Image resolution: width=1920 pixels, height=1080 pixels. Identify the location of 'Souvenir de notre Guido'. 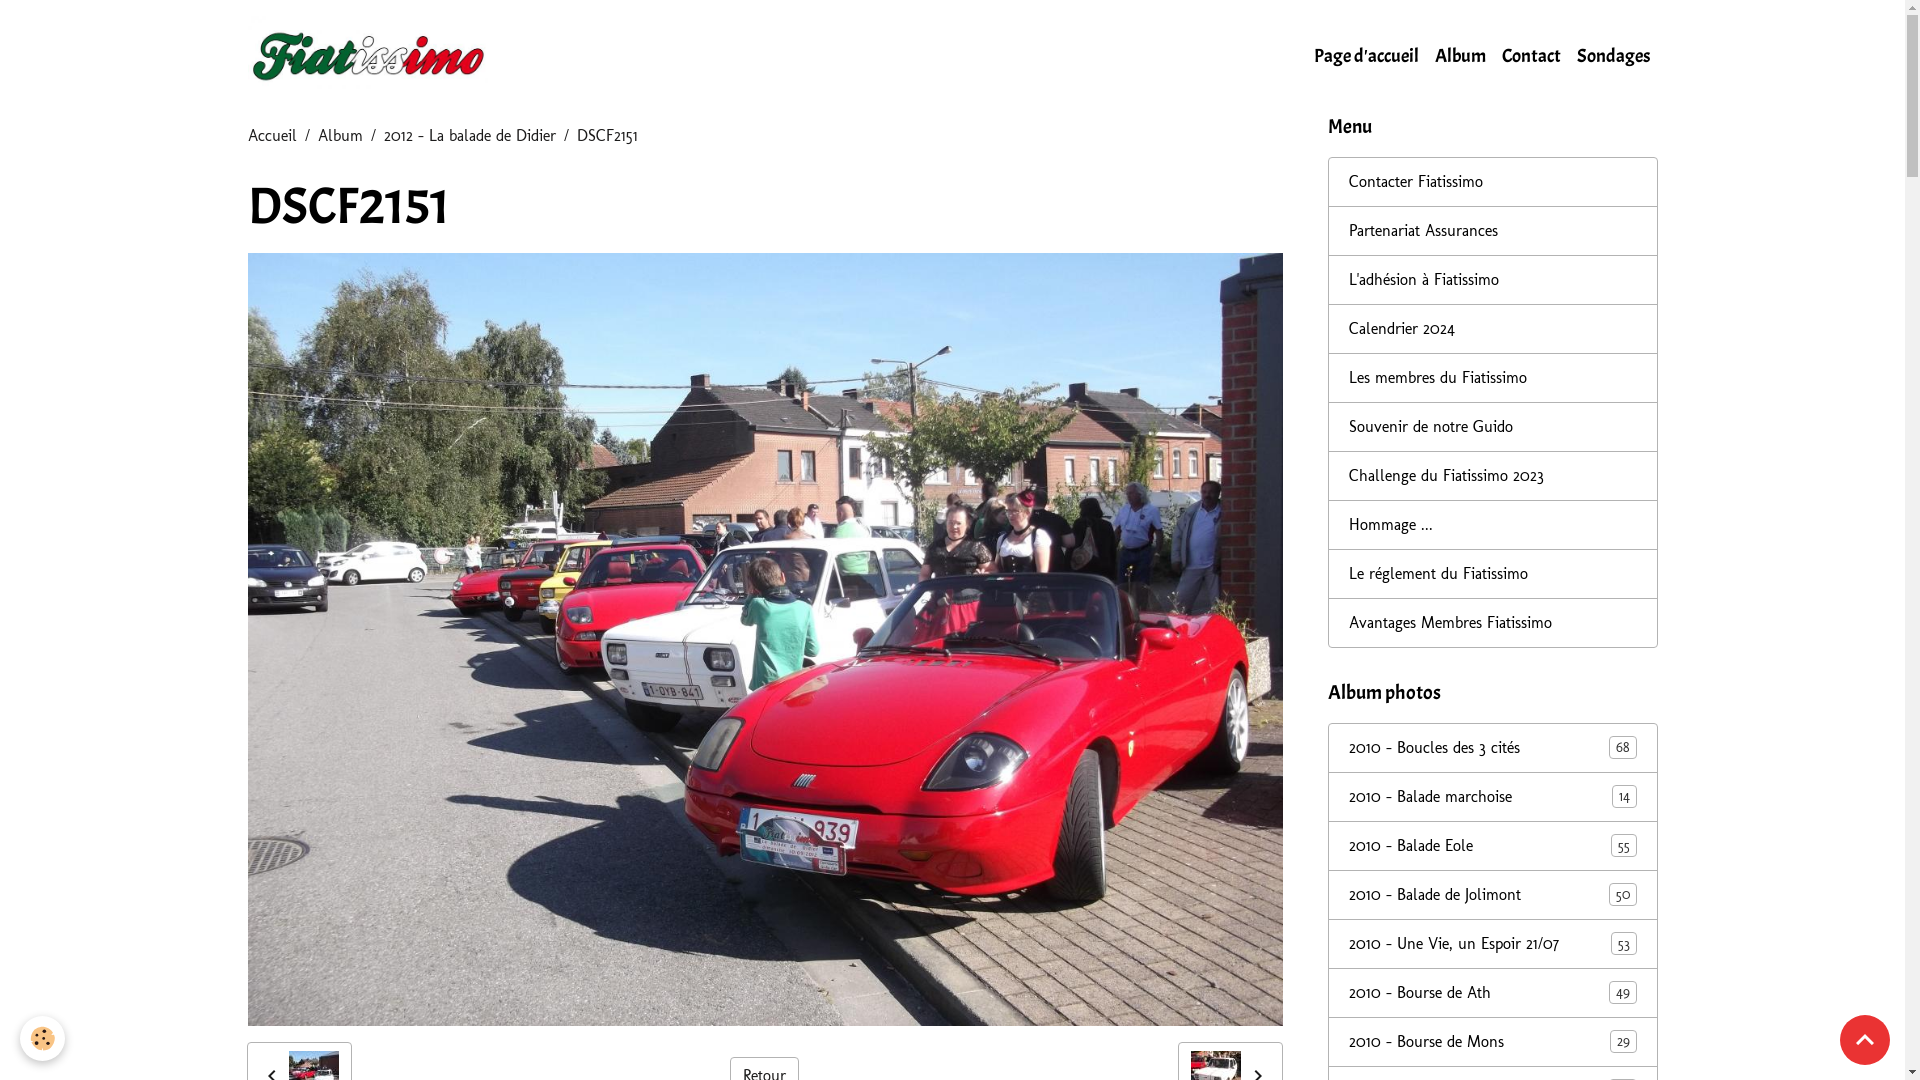
(1492, 426).